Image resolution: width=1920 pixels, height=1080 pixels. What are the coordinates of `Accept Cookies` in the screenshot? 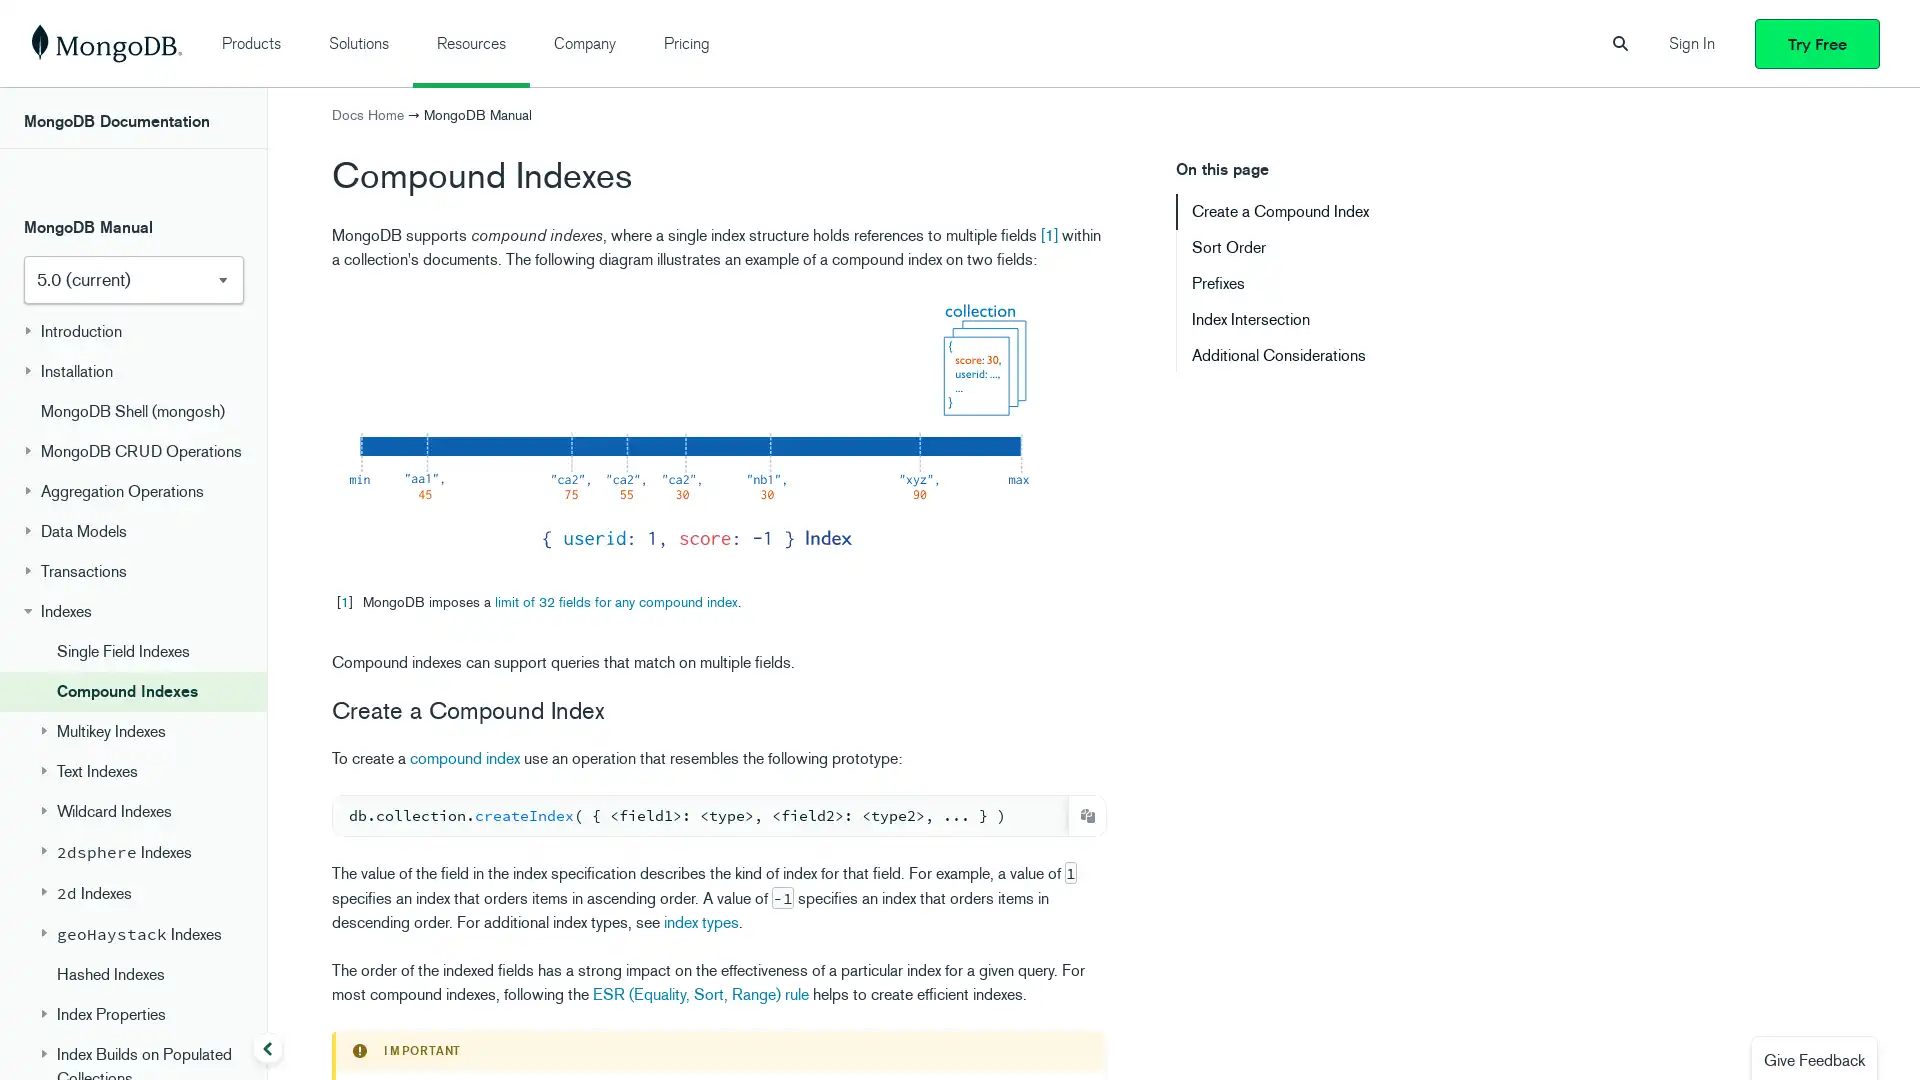 It's located at (1541, 1036).